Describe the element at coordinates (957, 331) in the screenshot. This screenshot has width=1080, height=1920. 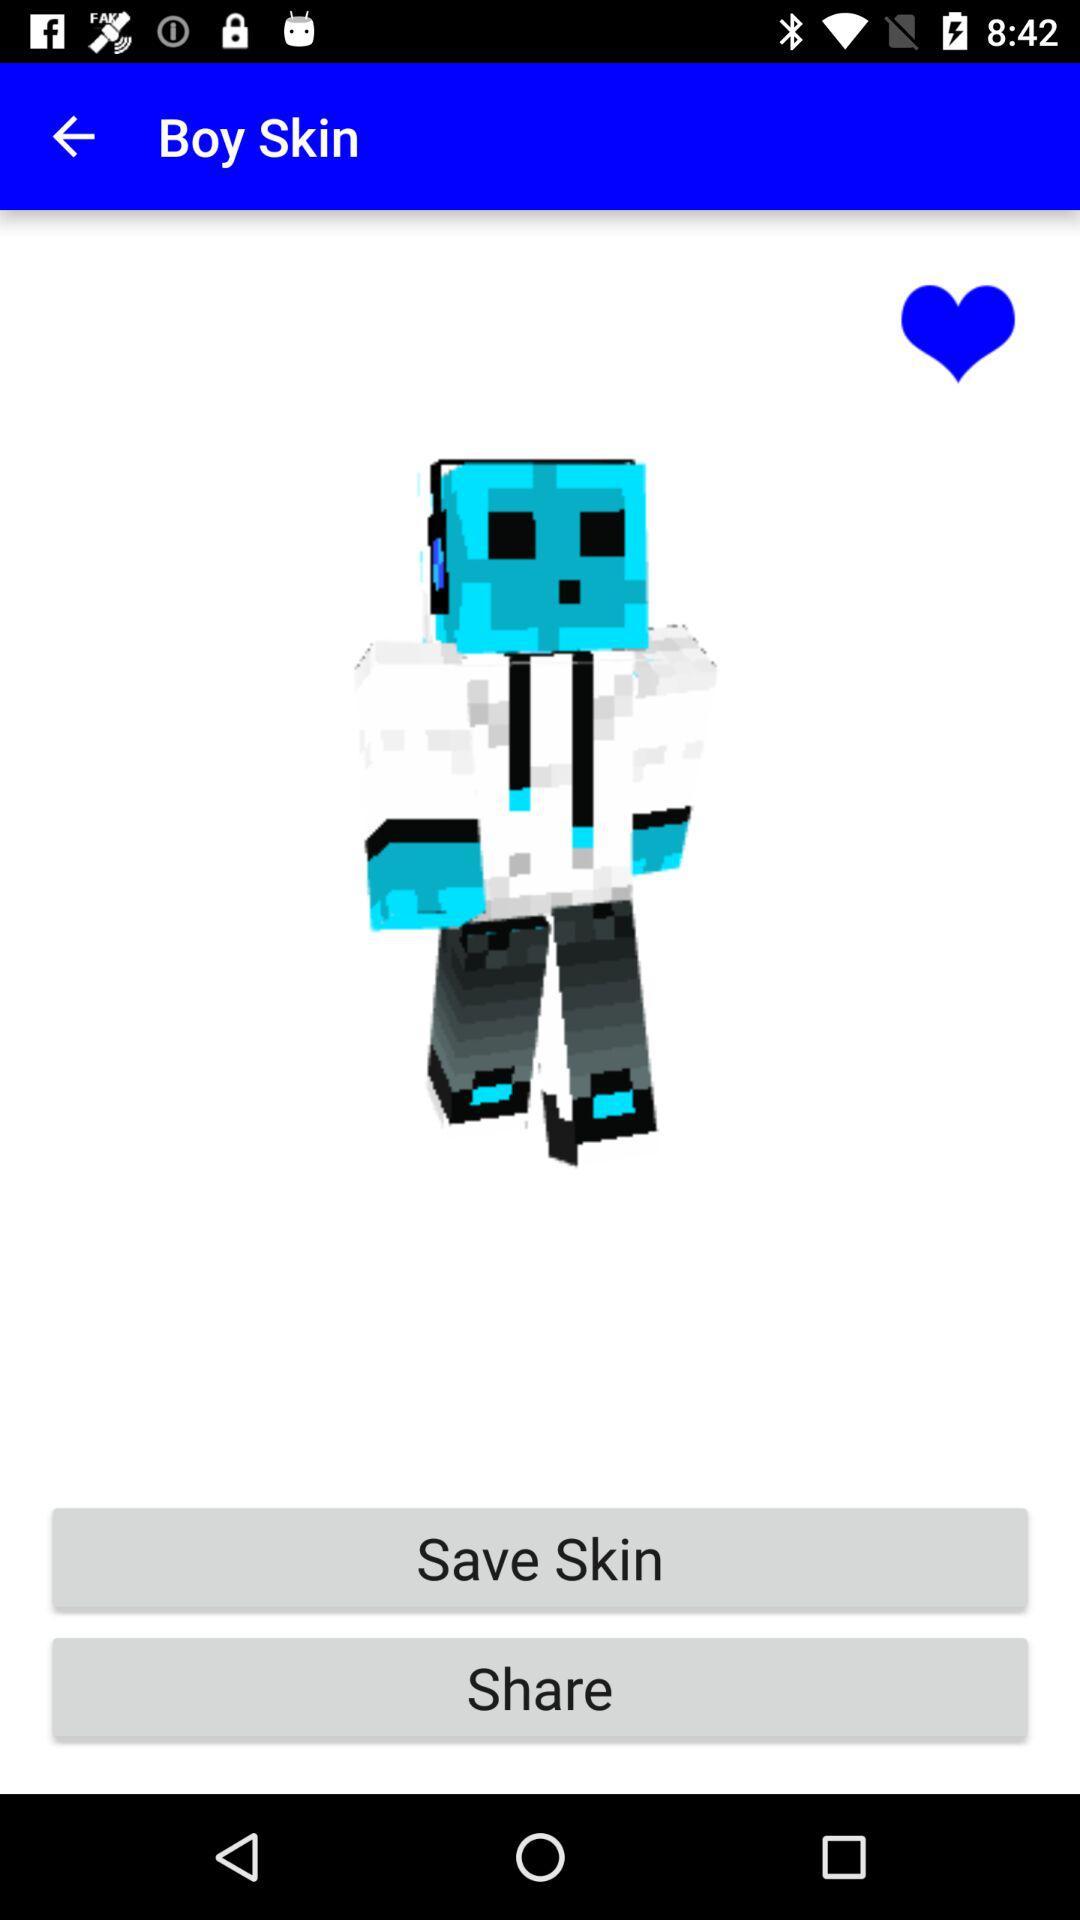
I see `the favorite icon` at that location.